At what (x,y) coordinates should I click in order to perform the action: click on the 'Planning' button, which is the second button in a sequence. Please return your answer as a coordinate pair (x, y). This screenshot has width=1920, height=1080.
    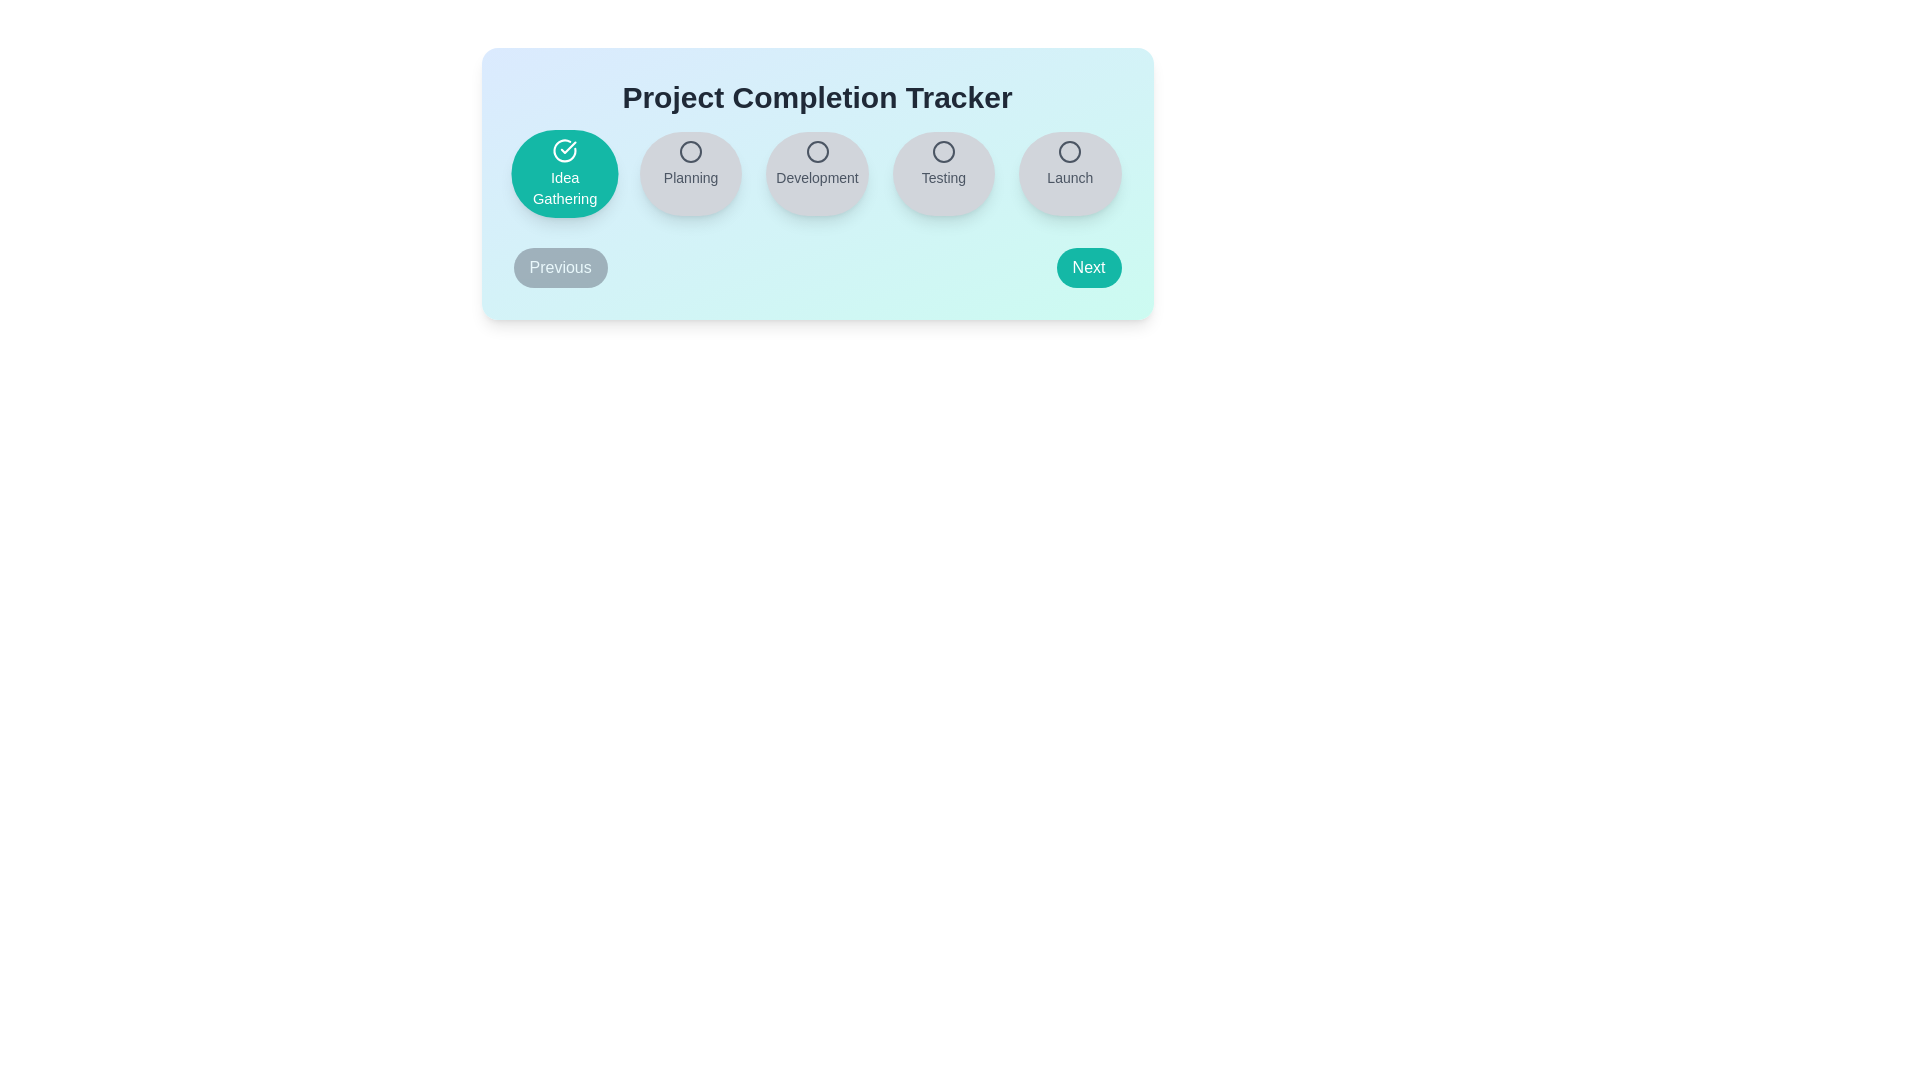
    Looking at the image, I should click on (691, 172).